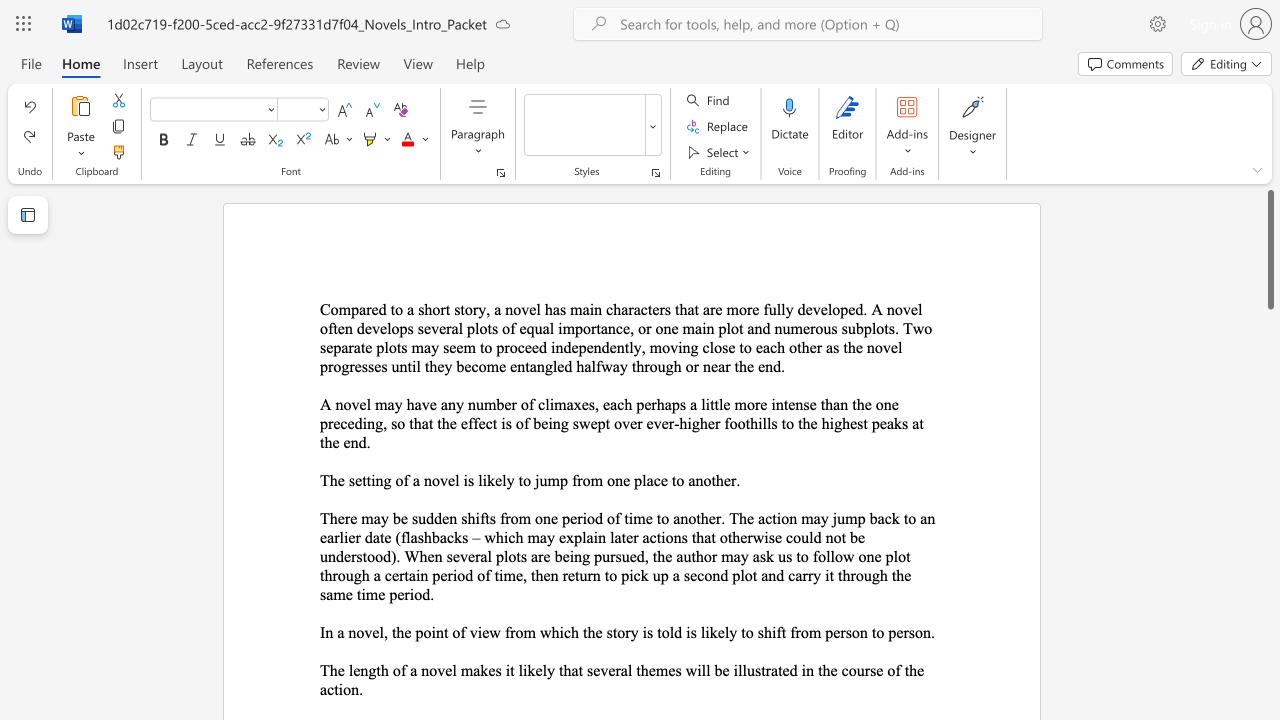 The width and height of the screenshot is (1280, 720). Describe the element at coordinates (1269, 588) in the screenshot. I see `the scrollbar on the right side to scroll the page down` at that location.